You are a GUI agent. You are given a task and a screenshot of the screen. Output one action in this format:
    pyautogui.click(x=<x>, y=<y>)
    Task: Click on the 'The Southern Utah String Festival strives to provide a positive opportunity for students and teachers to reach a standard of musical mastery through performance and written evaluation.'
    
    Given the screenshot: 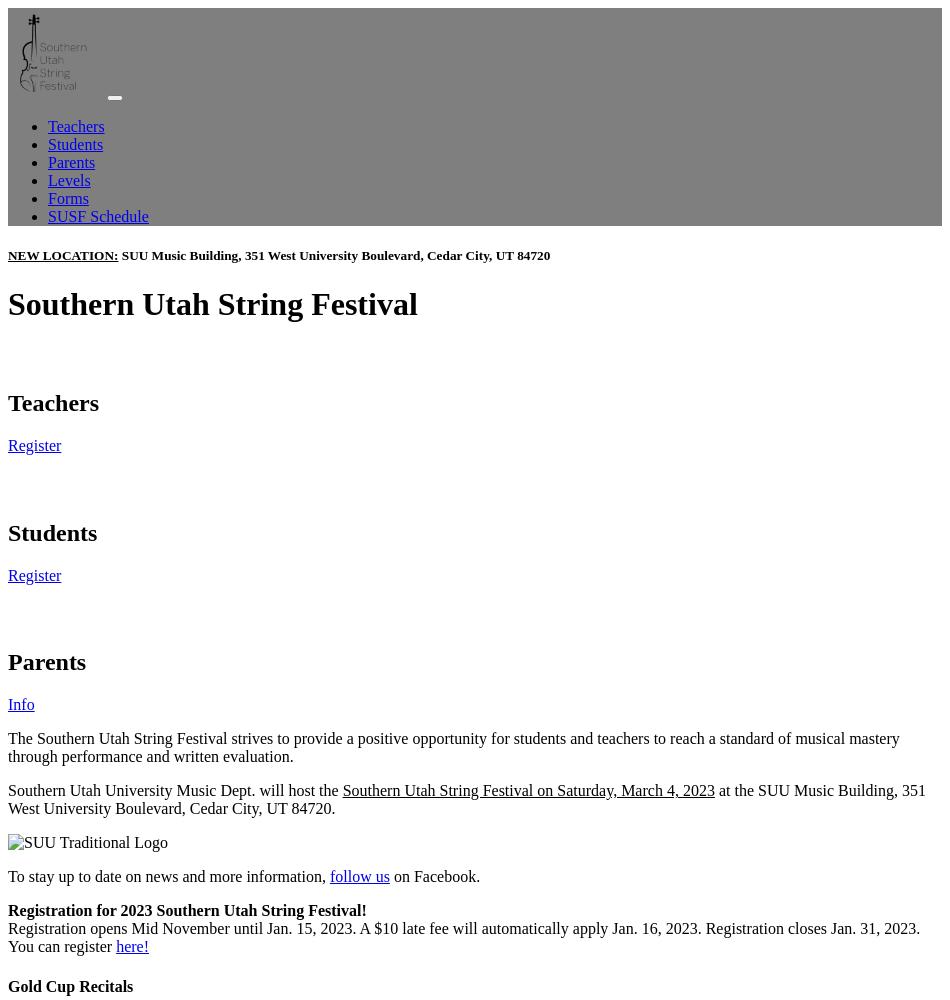 What is the action you would take?
    pyautogui.click(x=7, y=746)
    